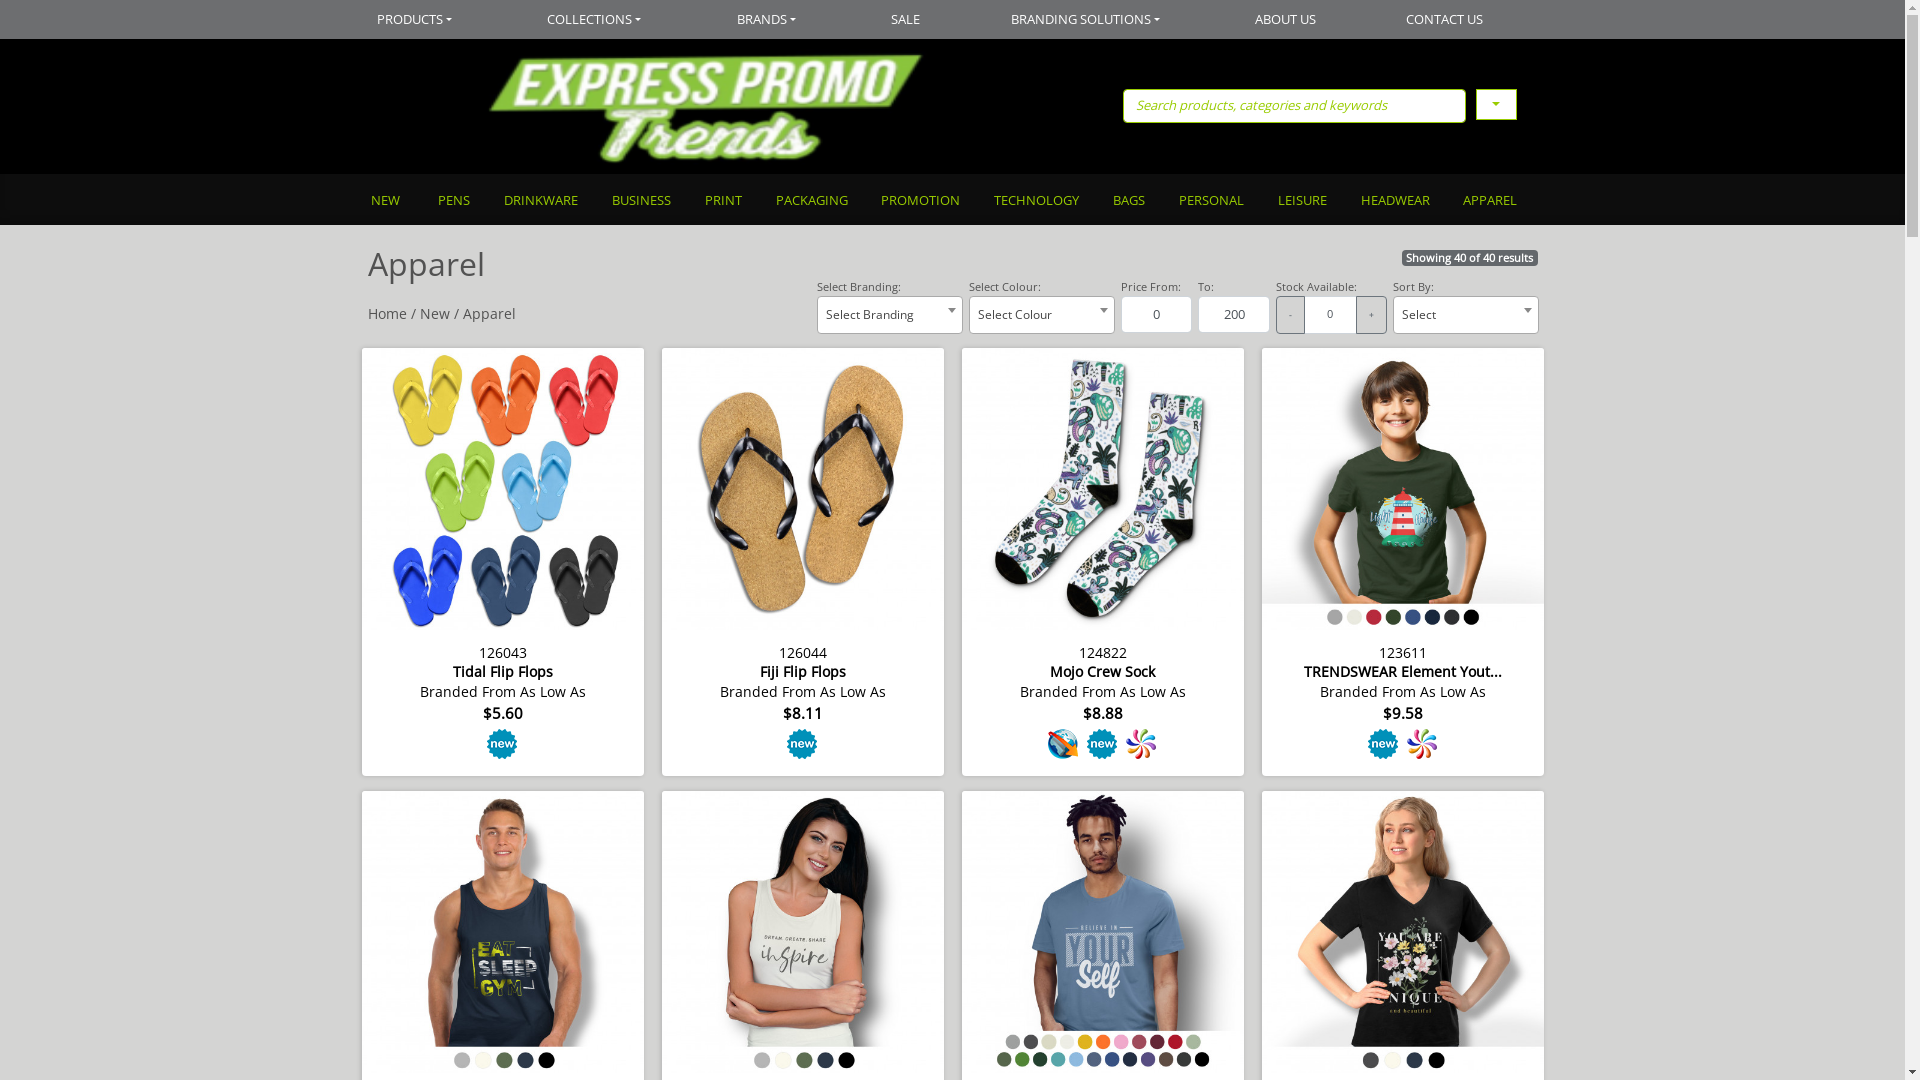 The width and height of the screenshot is (1920, 1080). What do you see at coordinates (503, 19) in the screenshot?
I see `'COLLECTIONS'` at bounding box center [503, 19].